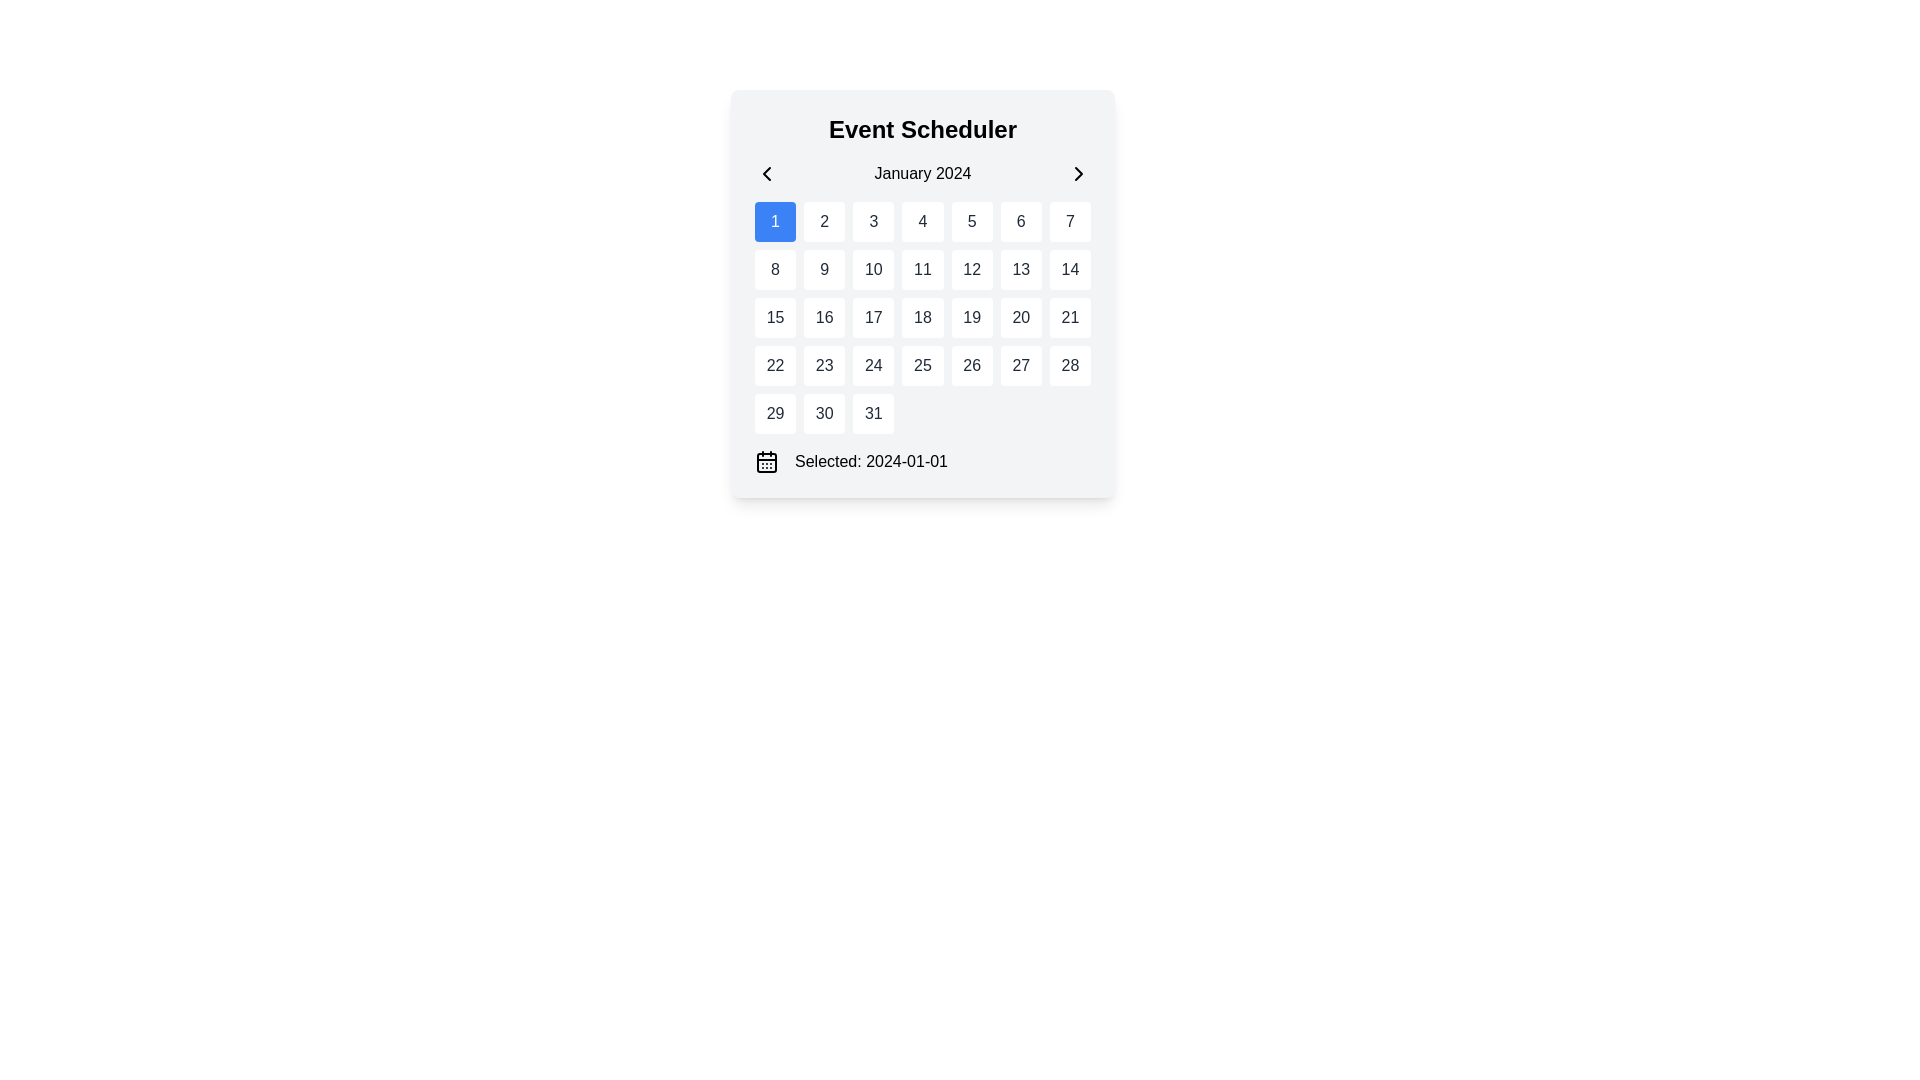  What do you see at coordinates (824, 316) in the screenshot?
I see `the Date cell in the calendar grid that contains the number '16'` at bounding box center [824, 316].